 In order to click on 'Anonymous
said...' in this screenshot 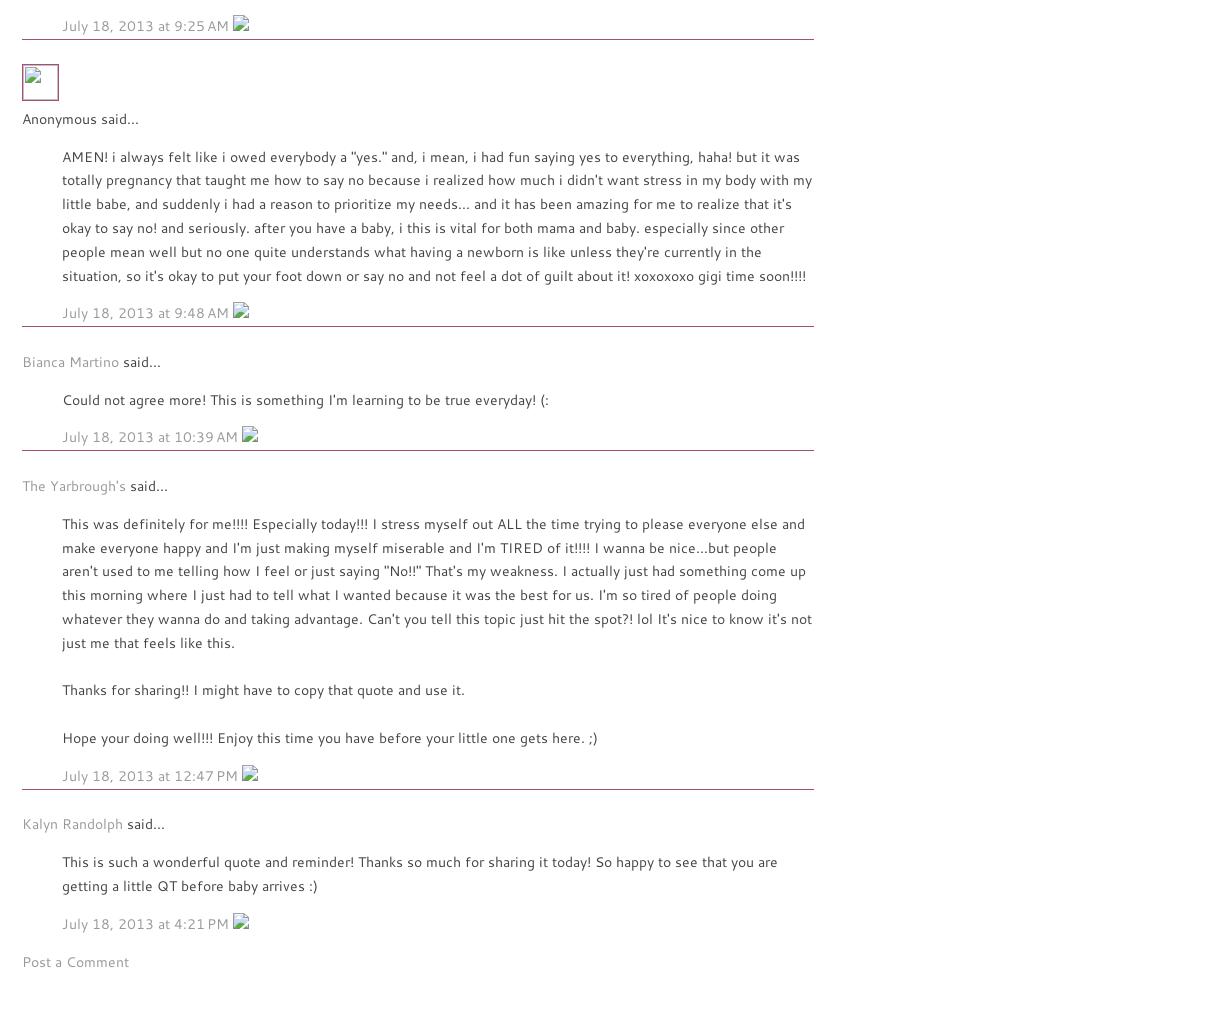, I will do `click(80, 117)`.